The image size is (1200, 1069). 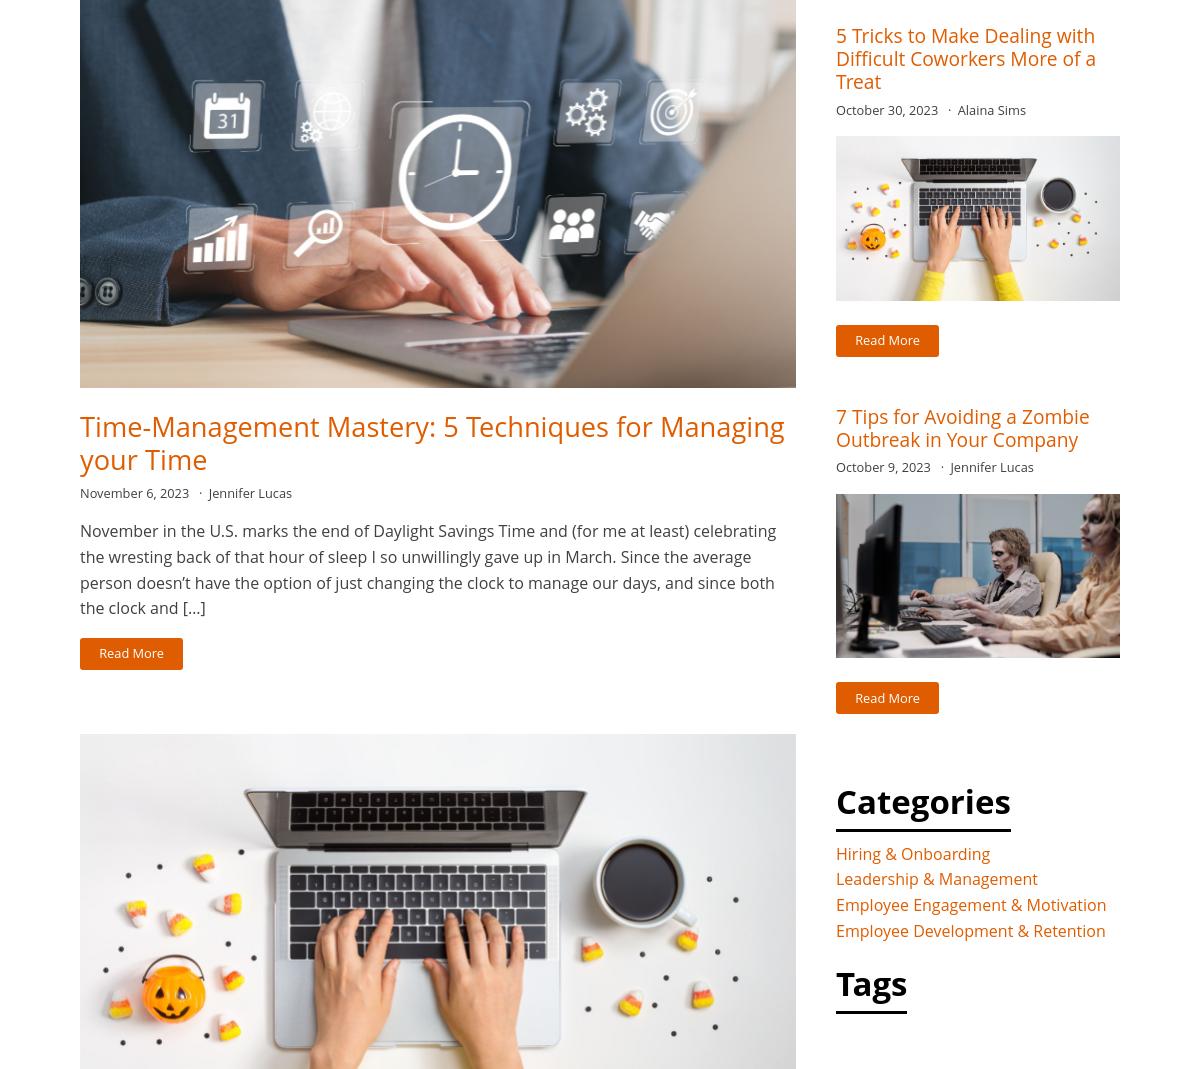 What do you see at coordinates (835, 426) in the screenshot?
I see `'7 Tips for Avoiding a Zombie Outbreak in Your Company'` at bounding box center [835, 426].